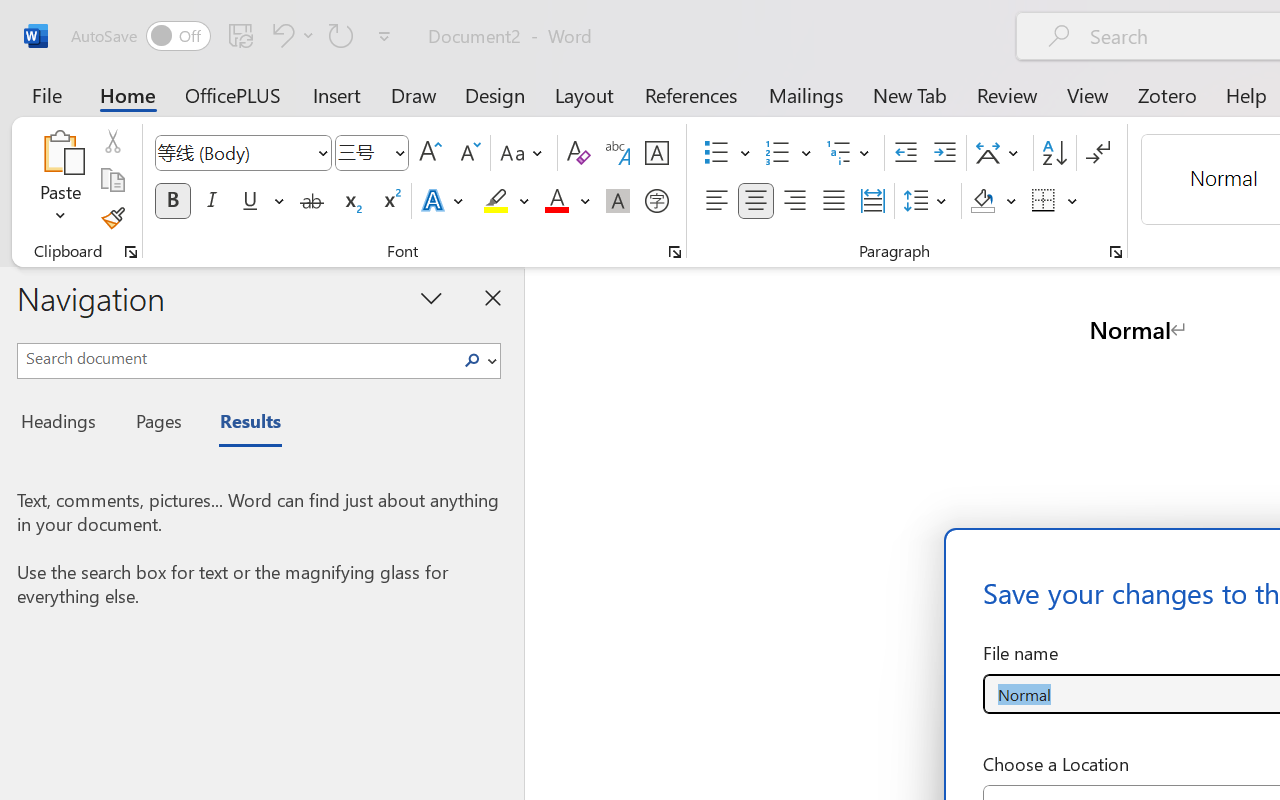 This screenshot has width=1280, height=800. Describe the element at coordinates (372, 153) in the screenshot. I see `'Font Size'` at that location.